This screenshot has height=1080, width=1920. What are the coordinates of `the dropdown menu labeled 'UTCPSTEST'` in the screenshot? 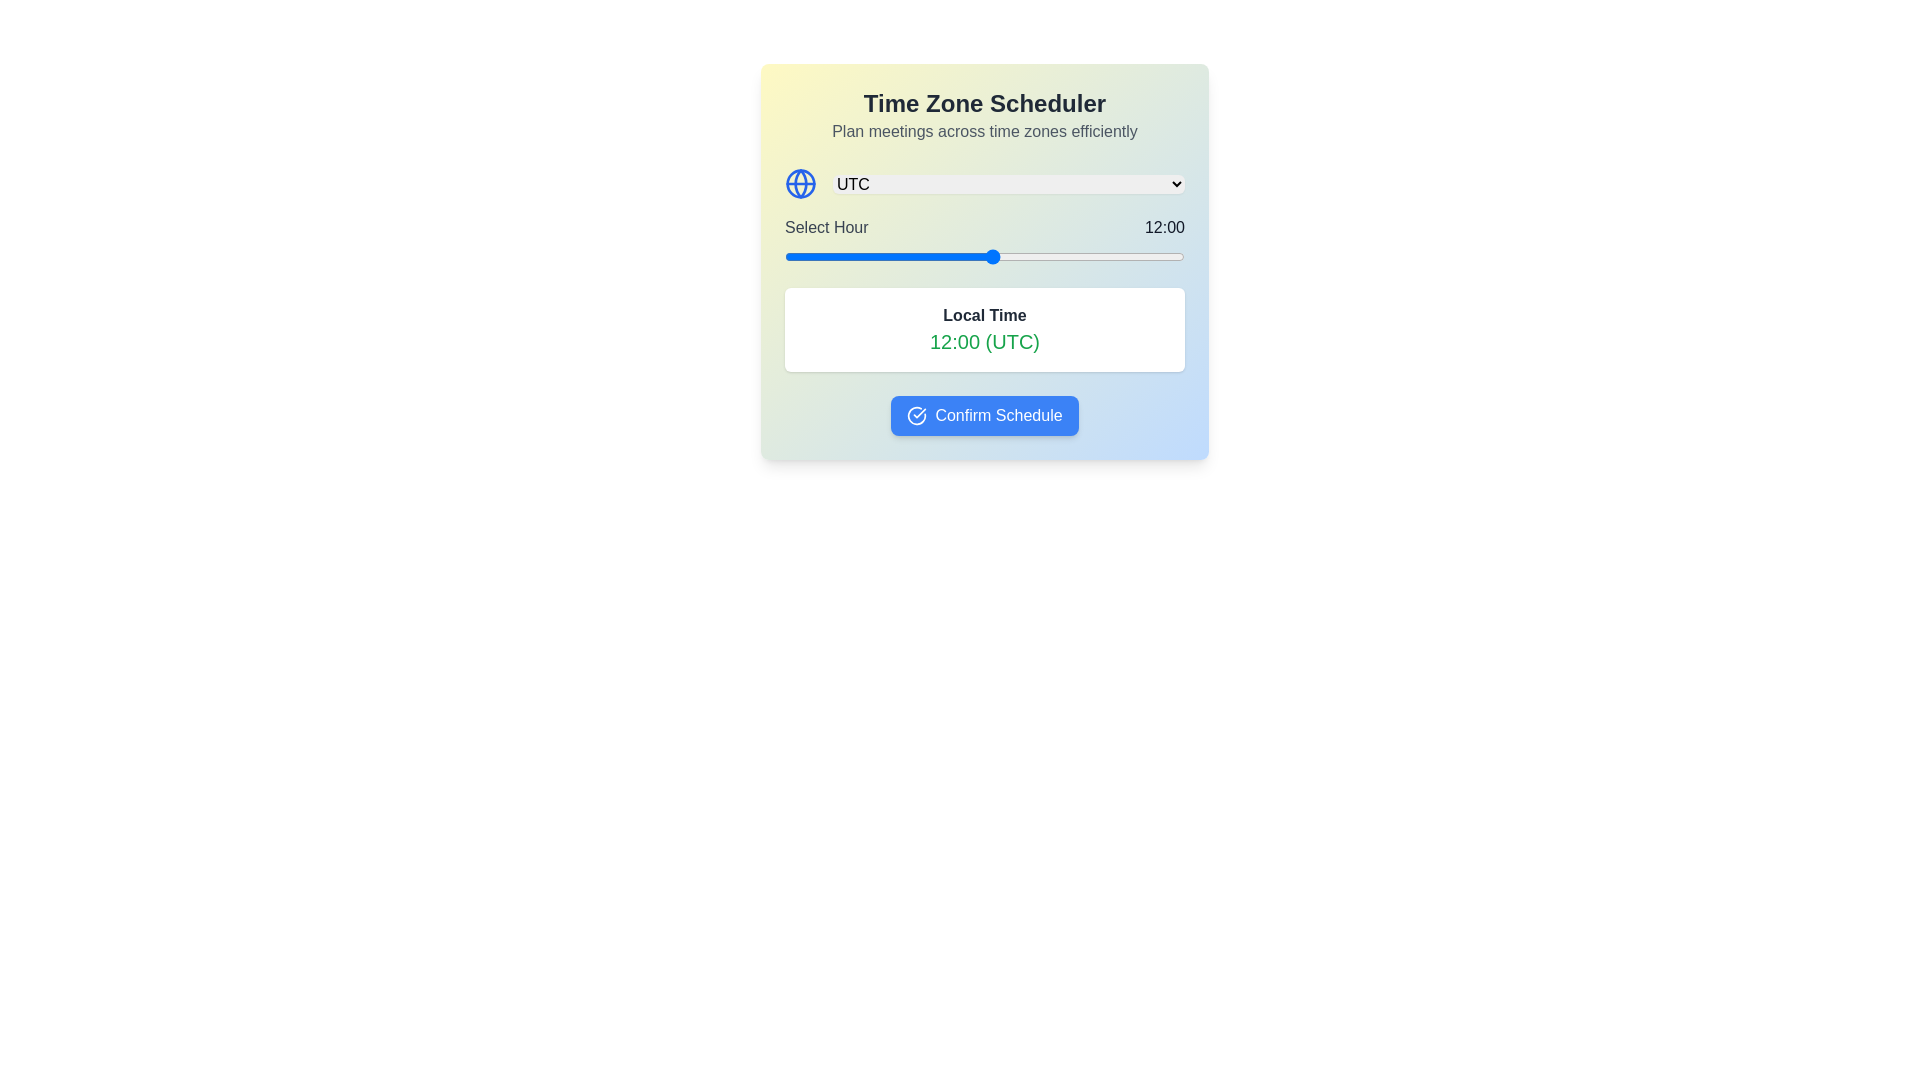 It's located at (1008, 184).